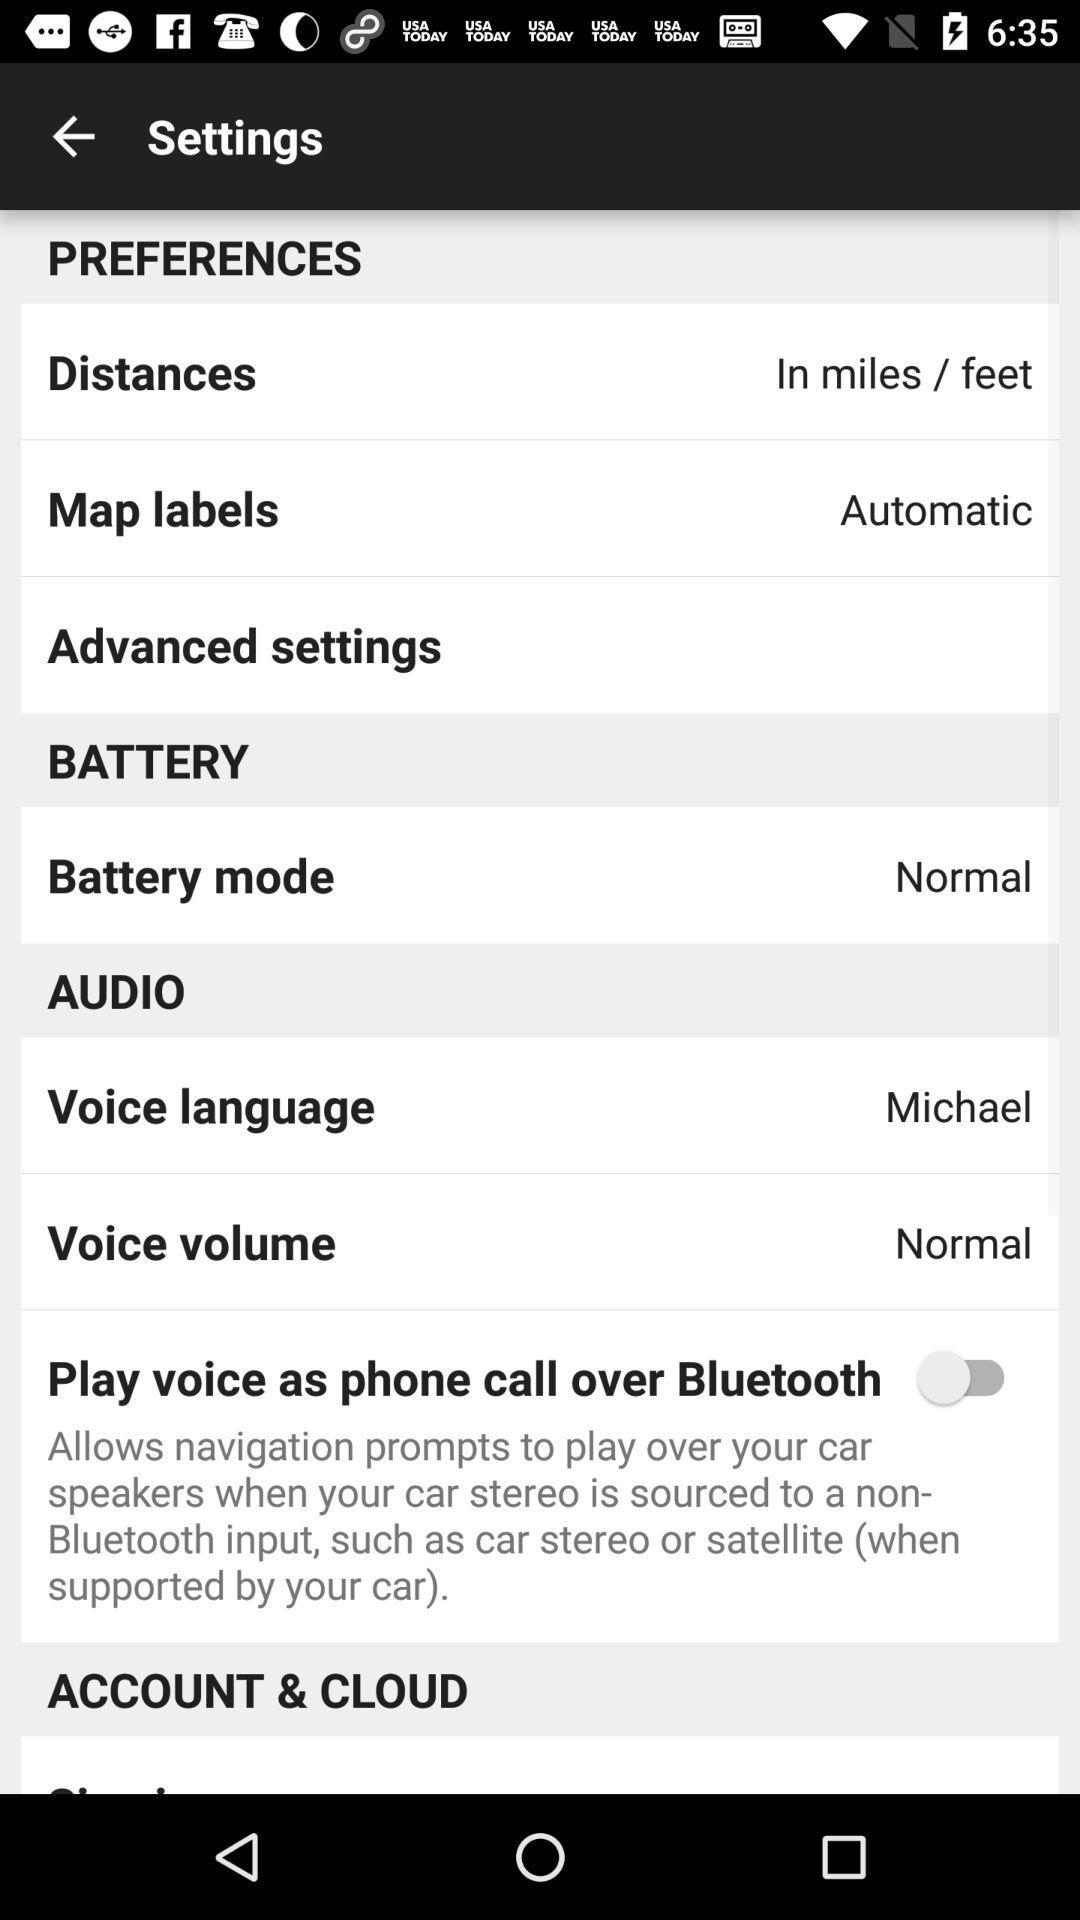 The height and width of the screenshot is (1920, 1080). What do you see at coordinates (150, 371) in the screenshot?
I see `distances` at bounding box center [150, 371].